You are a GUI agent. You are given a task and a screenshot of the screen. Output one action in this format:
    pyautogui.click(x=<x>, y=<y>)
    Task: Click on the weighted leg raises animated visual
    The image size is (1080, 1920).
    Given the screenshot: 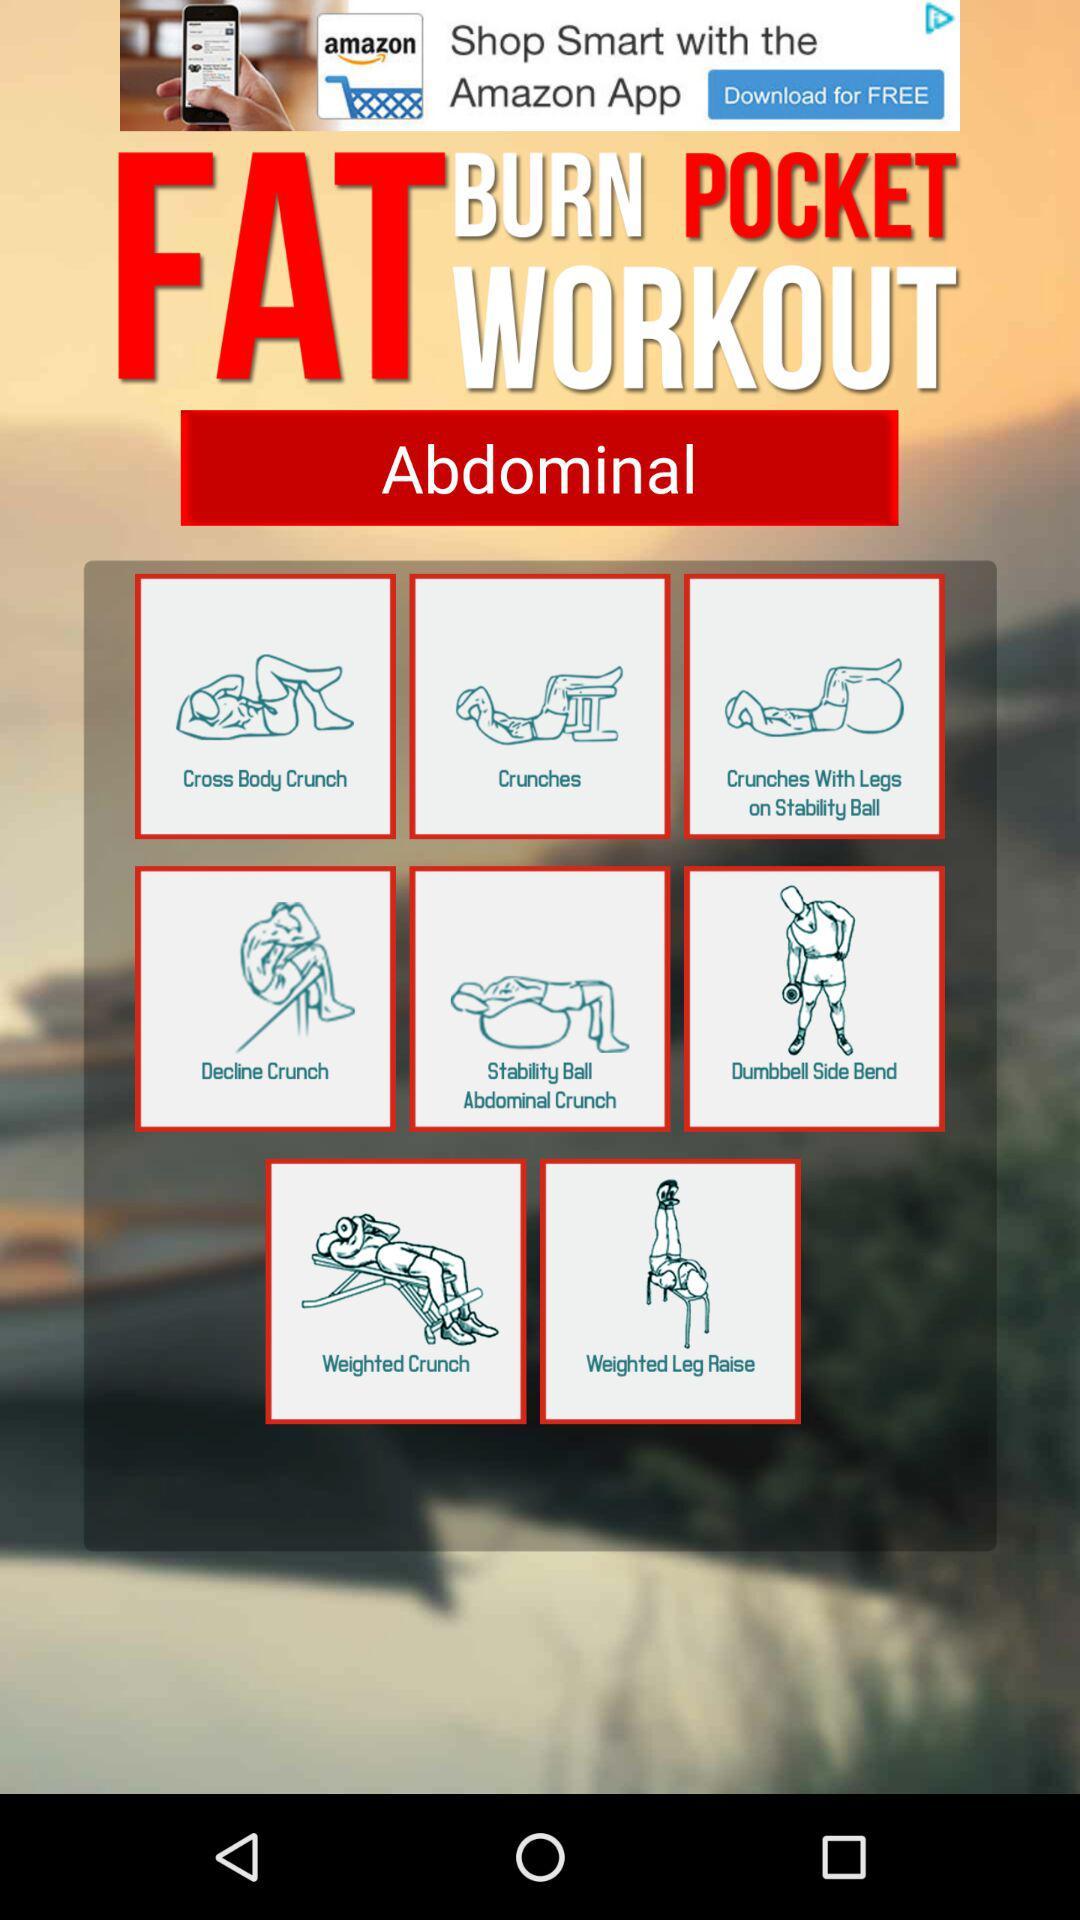 What is the action you would take?
    pyautogui.click(x=670, y=1291)
    